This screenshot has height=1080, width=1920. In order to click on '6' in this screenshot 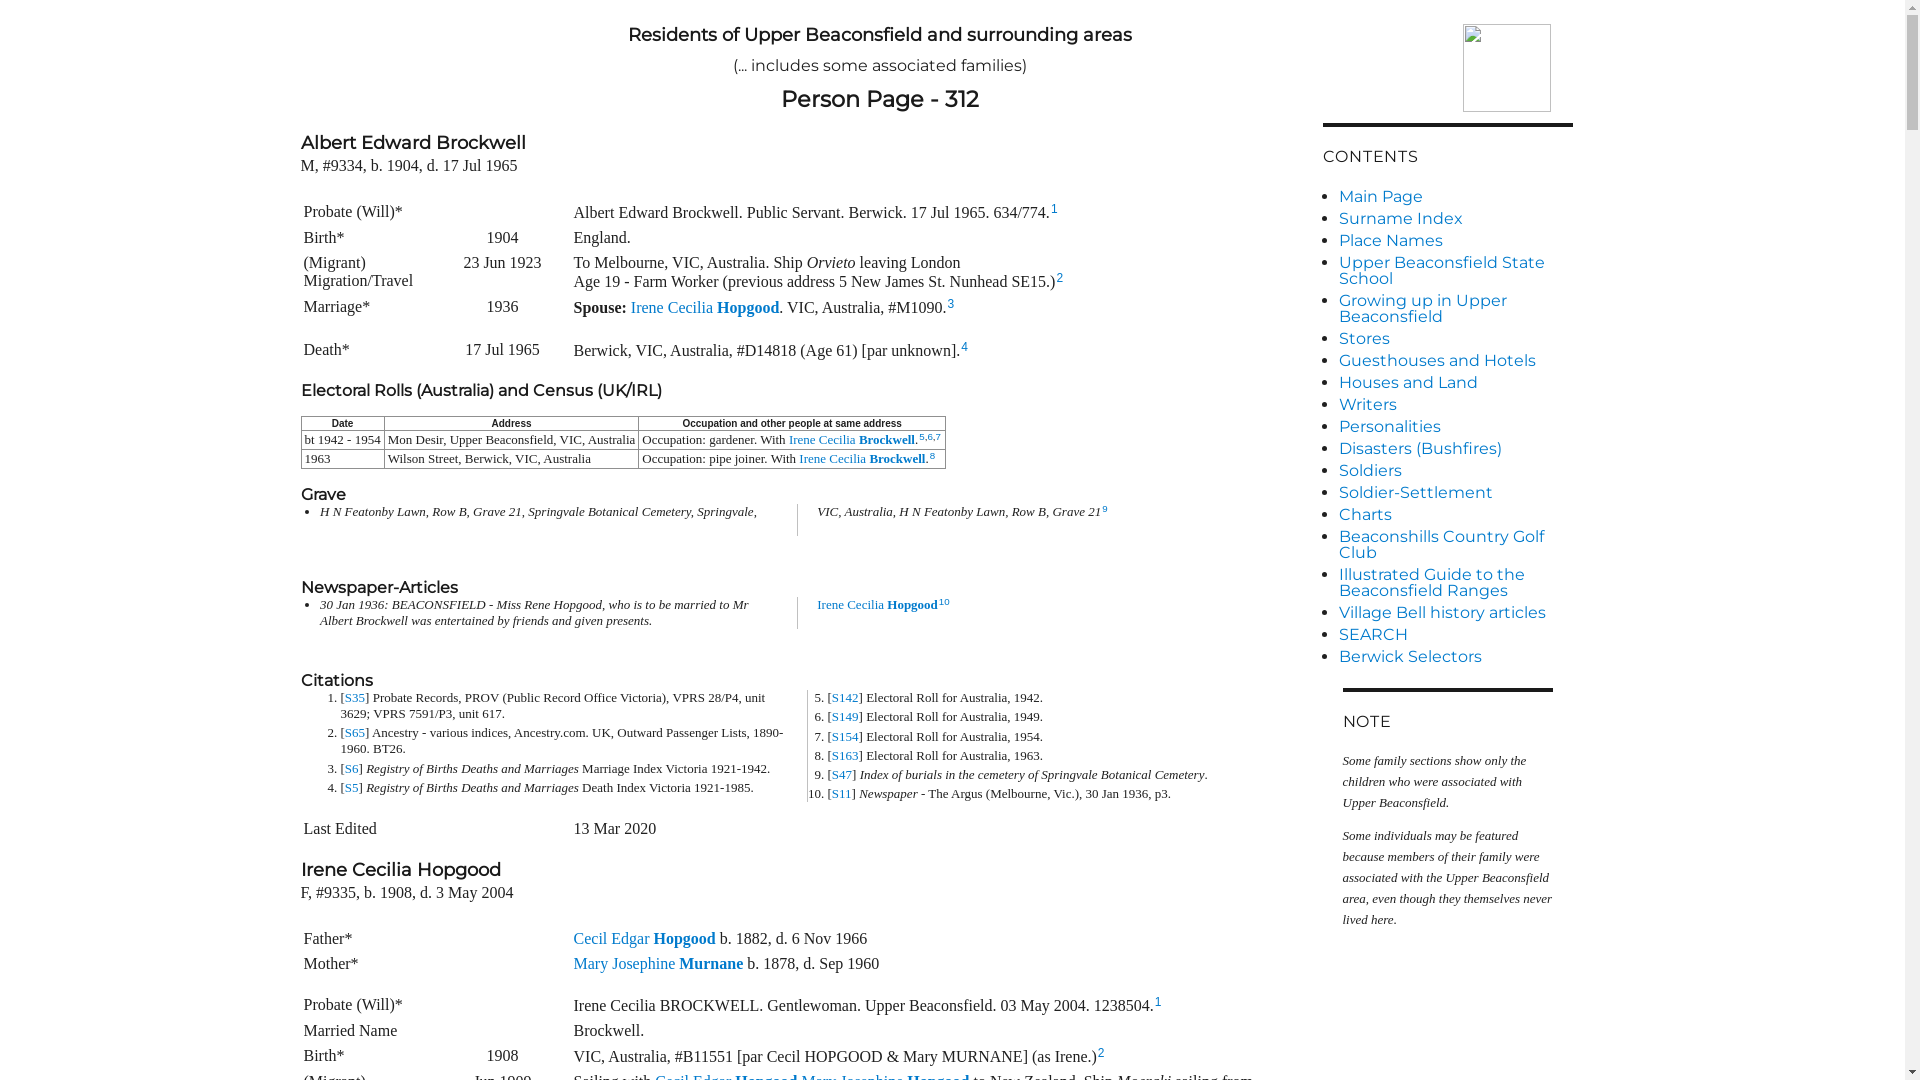, I will do `click(925, 435)`.